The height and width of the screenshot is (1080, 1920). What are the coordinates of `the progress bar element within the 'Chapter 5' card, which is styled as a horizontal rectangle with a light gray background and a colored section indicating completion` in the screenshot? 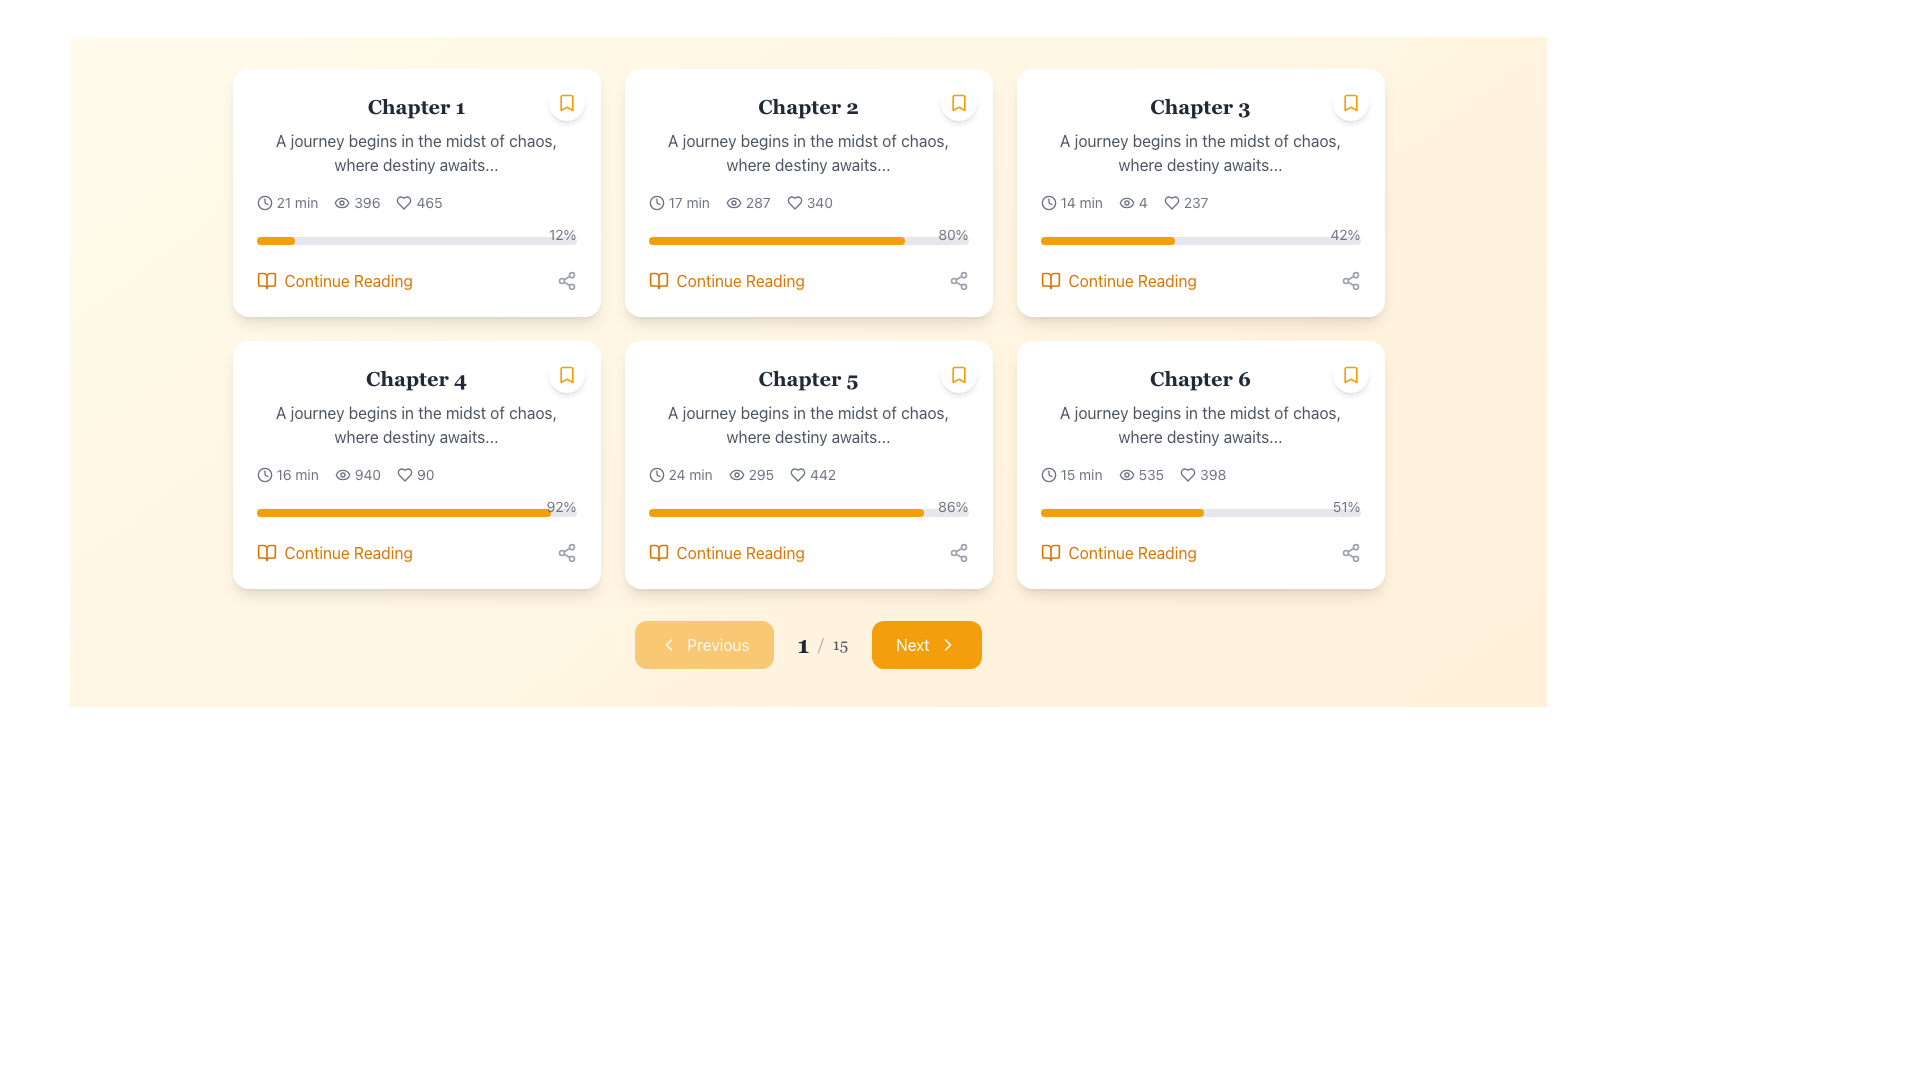 It's located at (808, 512).